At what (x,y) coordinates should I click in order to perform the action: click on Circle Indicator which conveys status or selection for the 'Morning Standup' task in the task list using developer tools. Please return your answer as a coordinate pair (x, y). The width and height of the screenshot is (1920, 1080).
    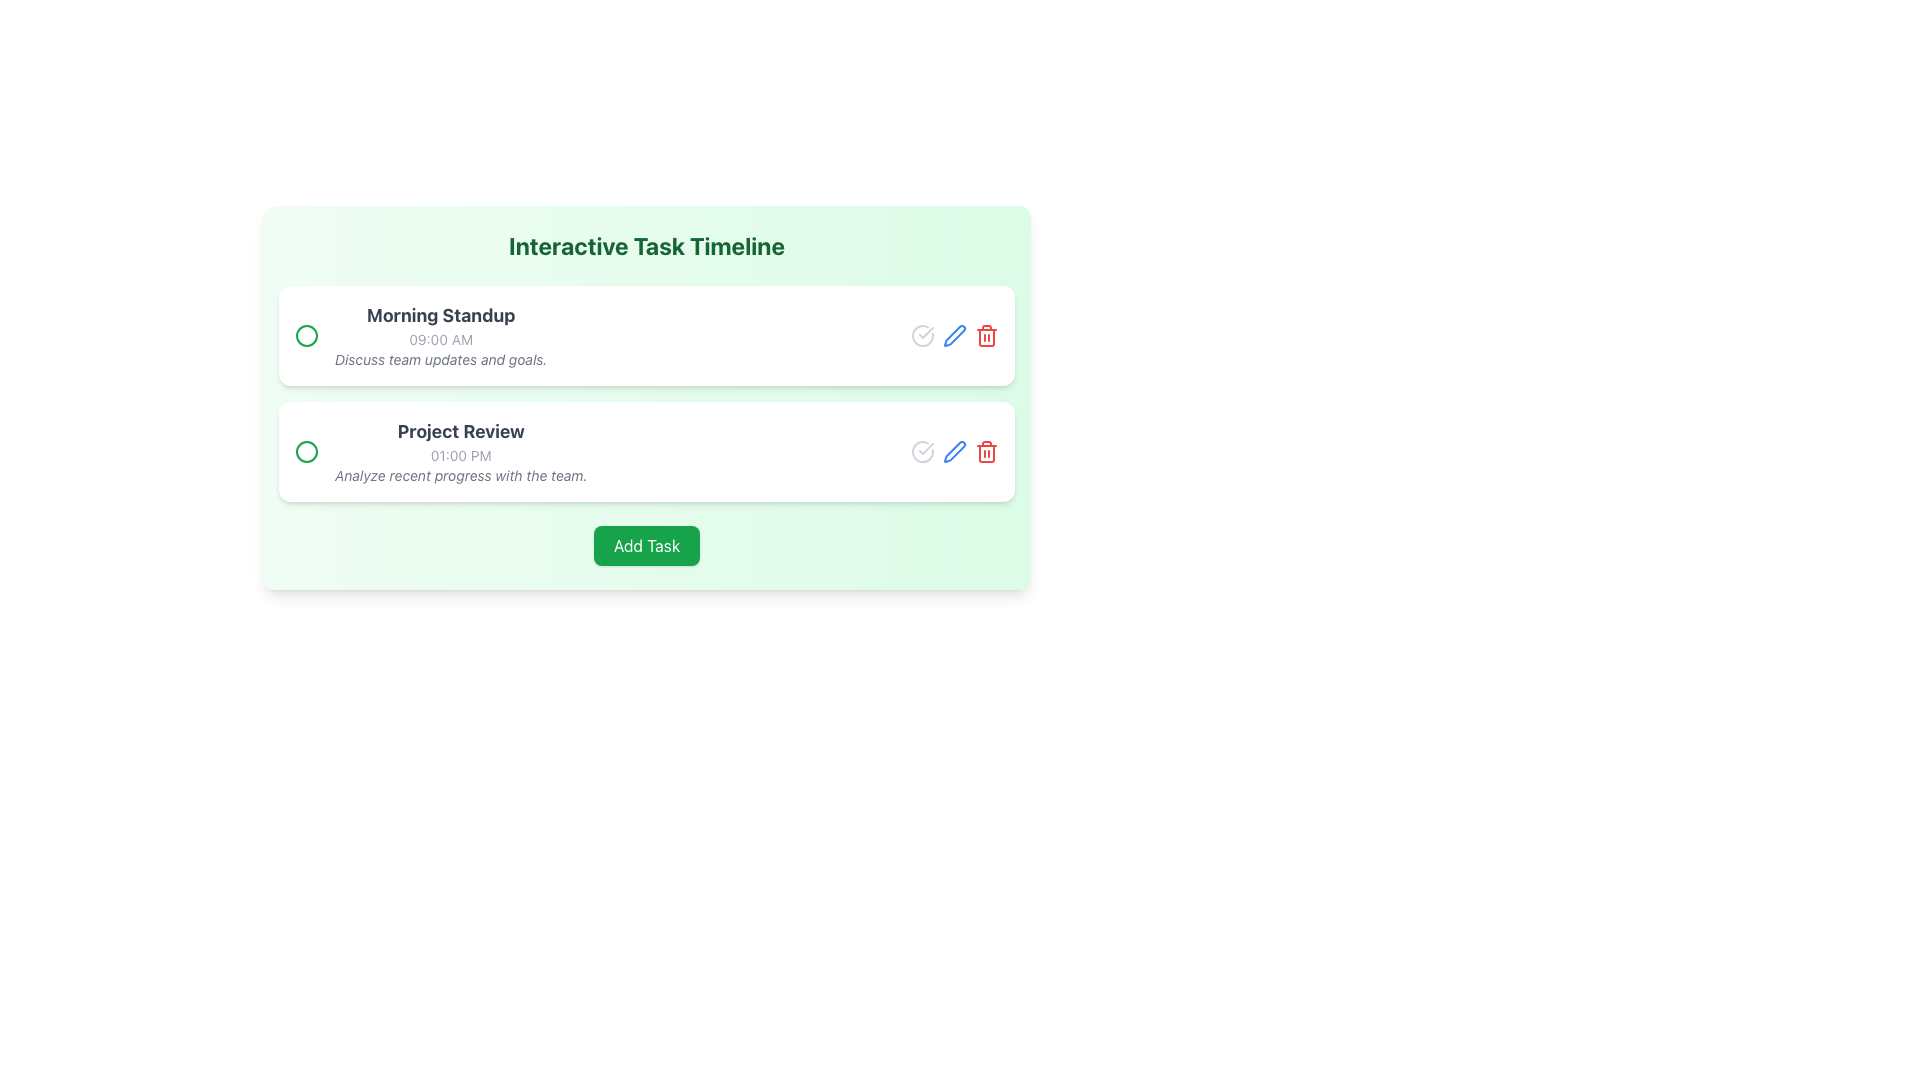
    Looking at the image, I should click on (306, 451).